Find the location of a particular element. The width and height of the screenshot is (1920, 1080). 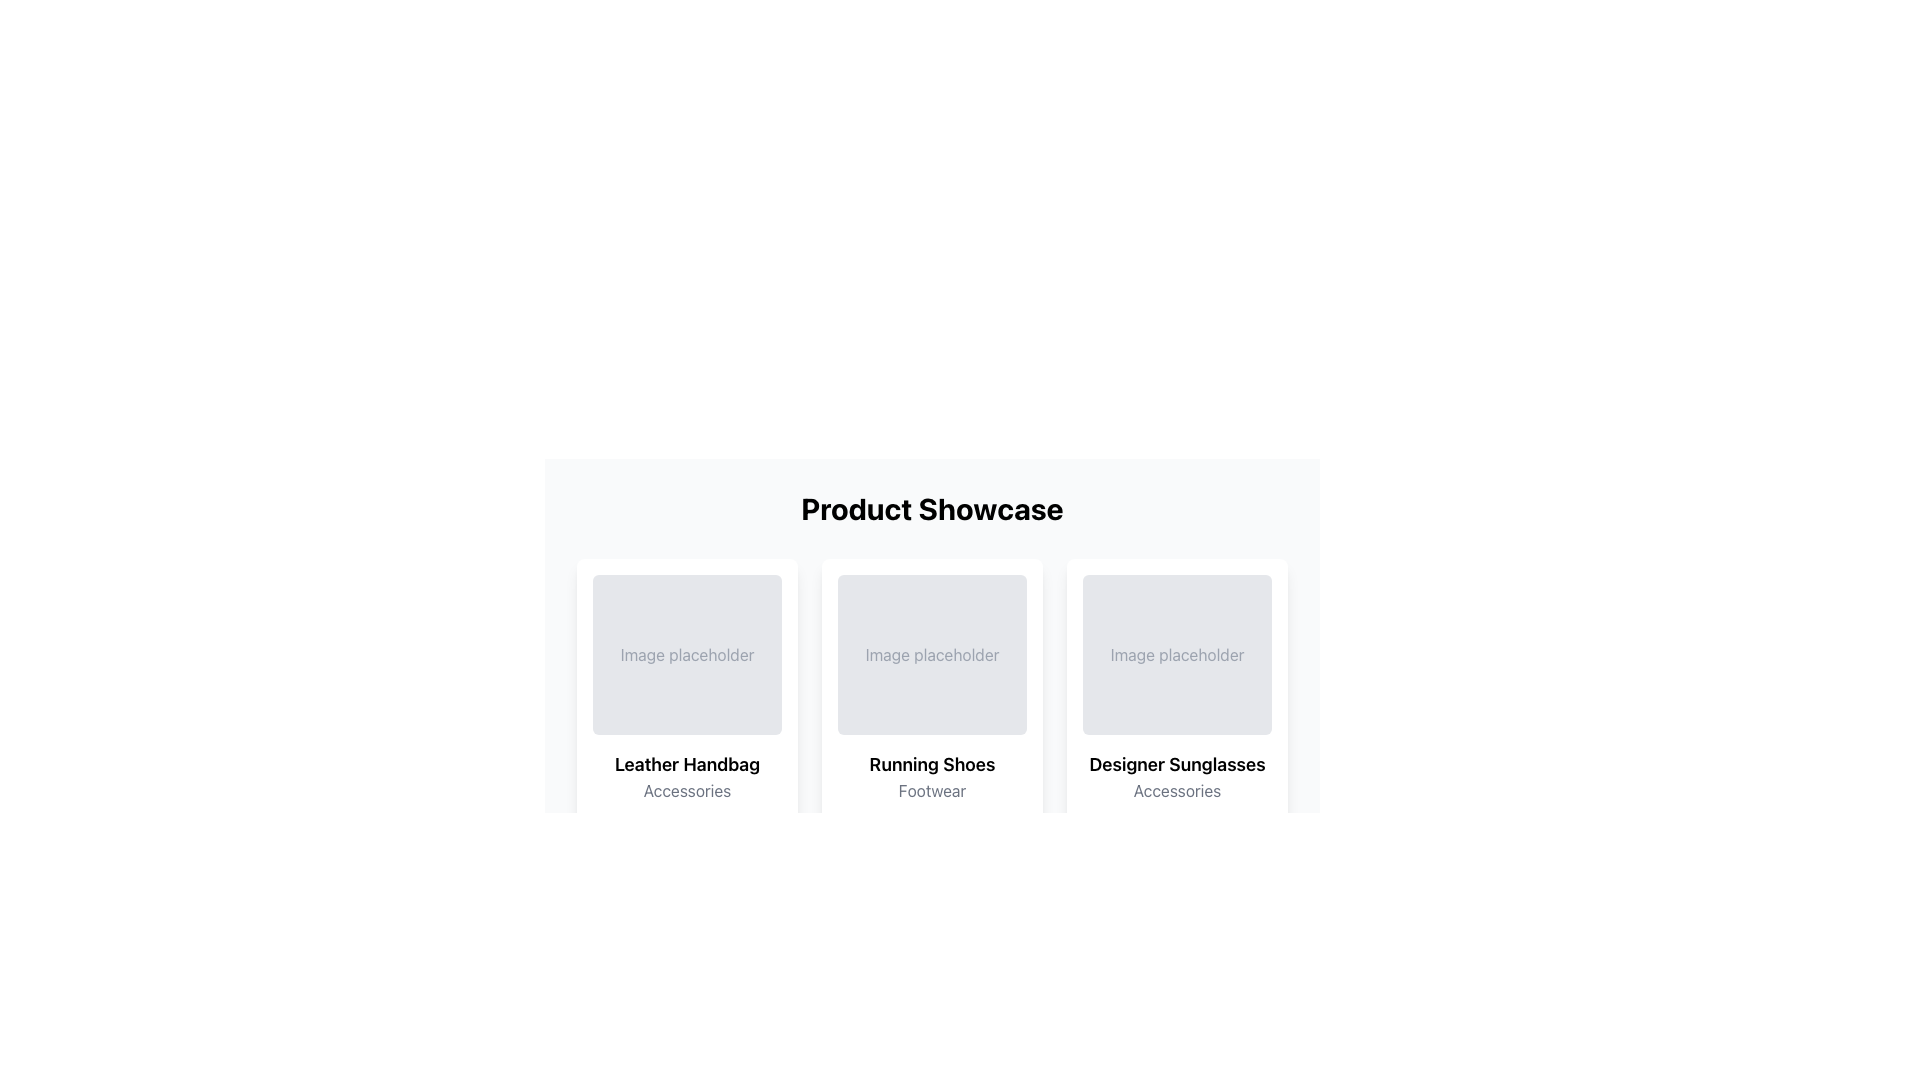

the text label that serves as the title for the product displayed in the associated card, located in the third column of a grid layout, below the 'Image placeholder' area and above the 'Accessories' label is located at coordinates (1177, 764).